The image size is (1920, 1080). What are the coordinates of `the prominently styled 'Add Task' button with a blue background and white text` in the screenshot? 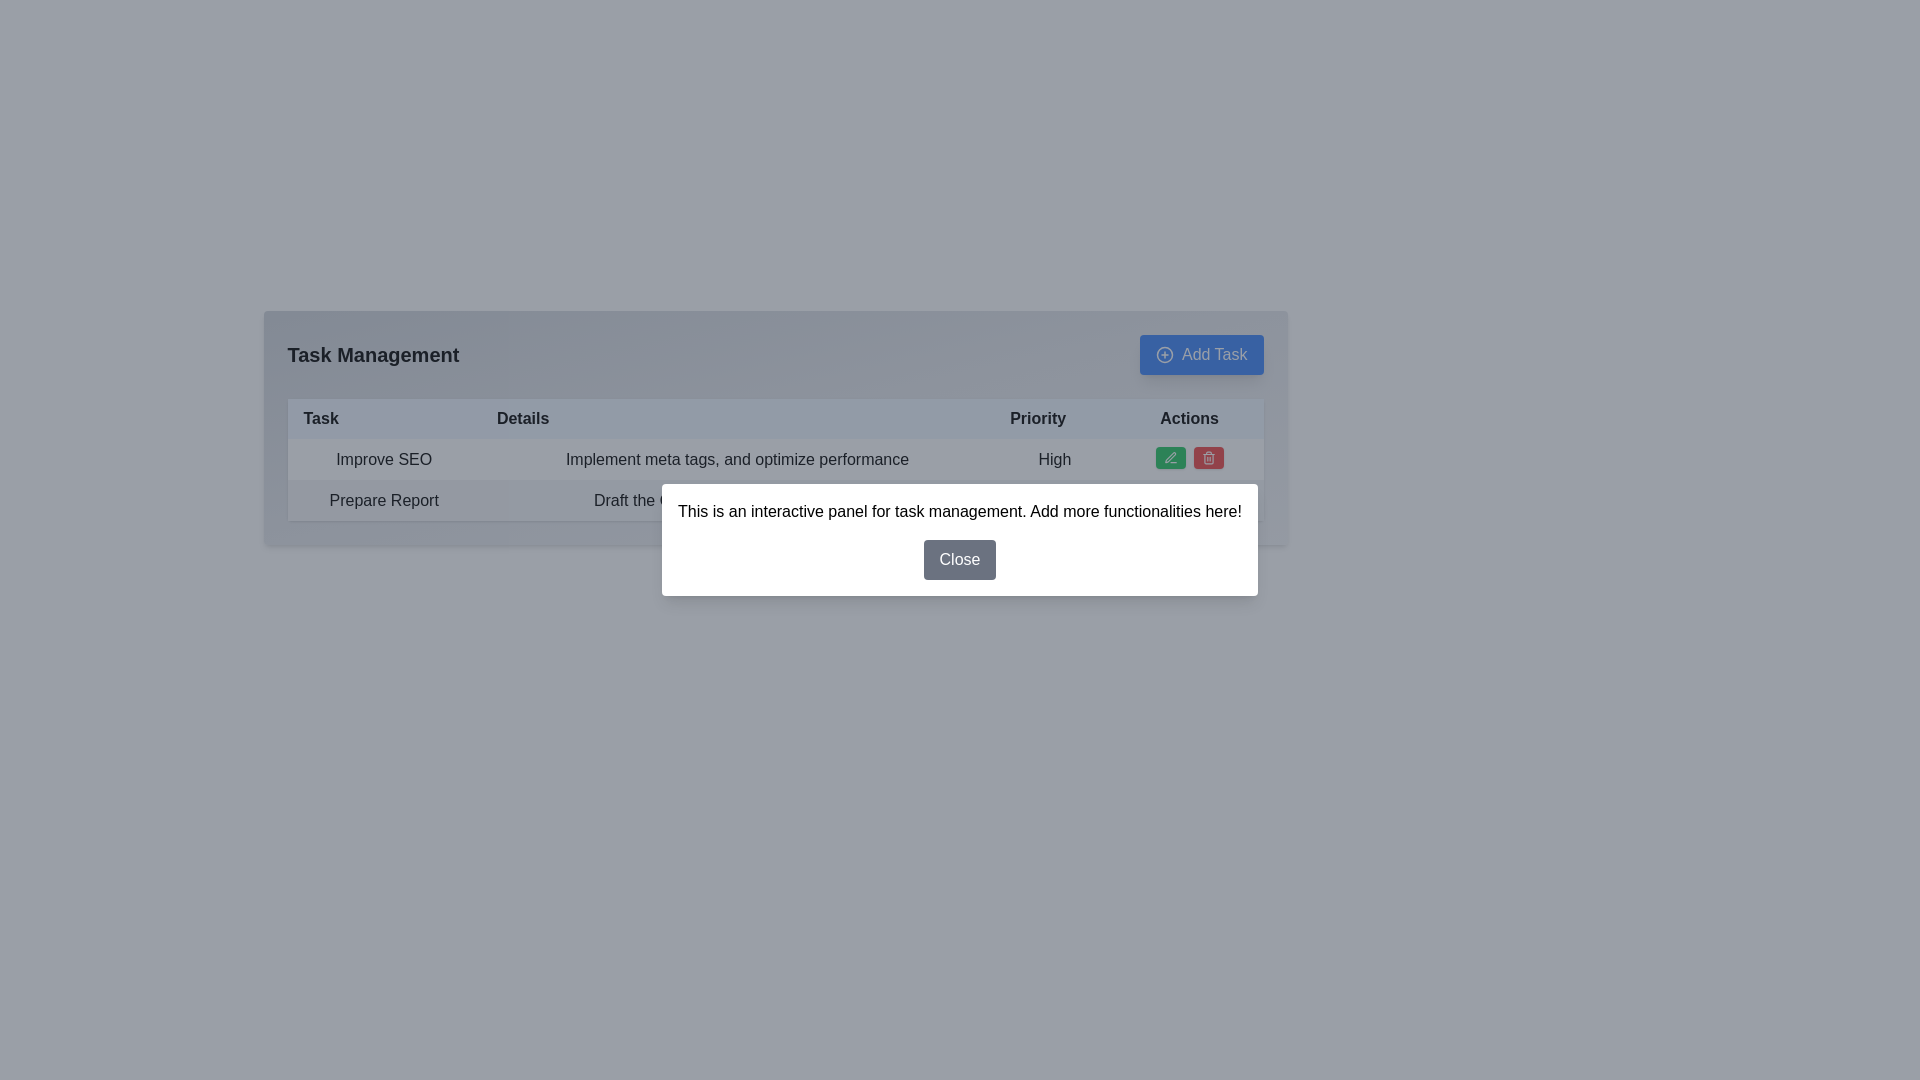 It's located at (1200, 353).